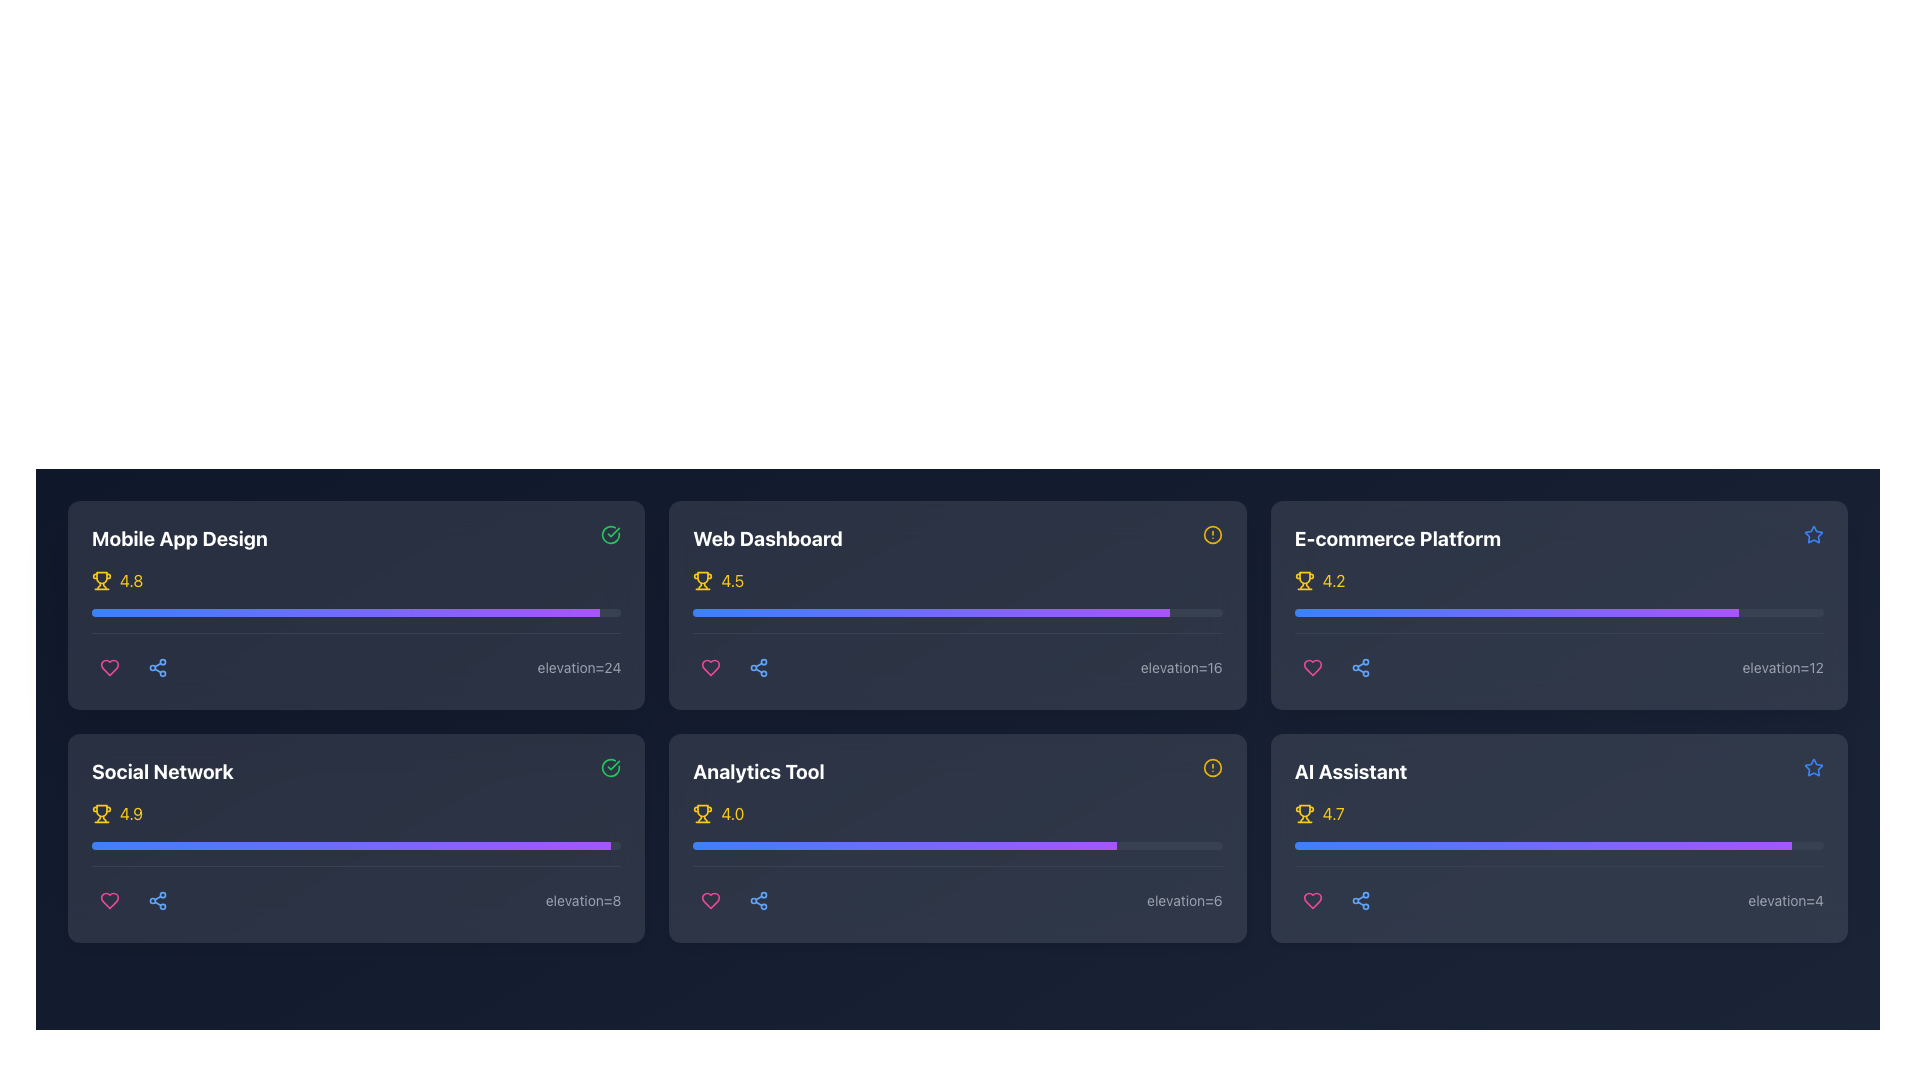 The image size is (1920, 1080). Describe the element at coordinates (1360, 667) in the screenshot. I see `the share button located at the bottom right of the 'E-commerce Platform' card` at that location.